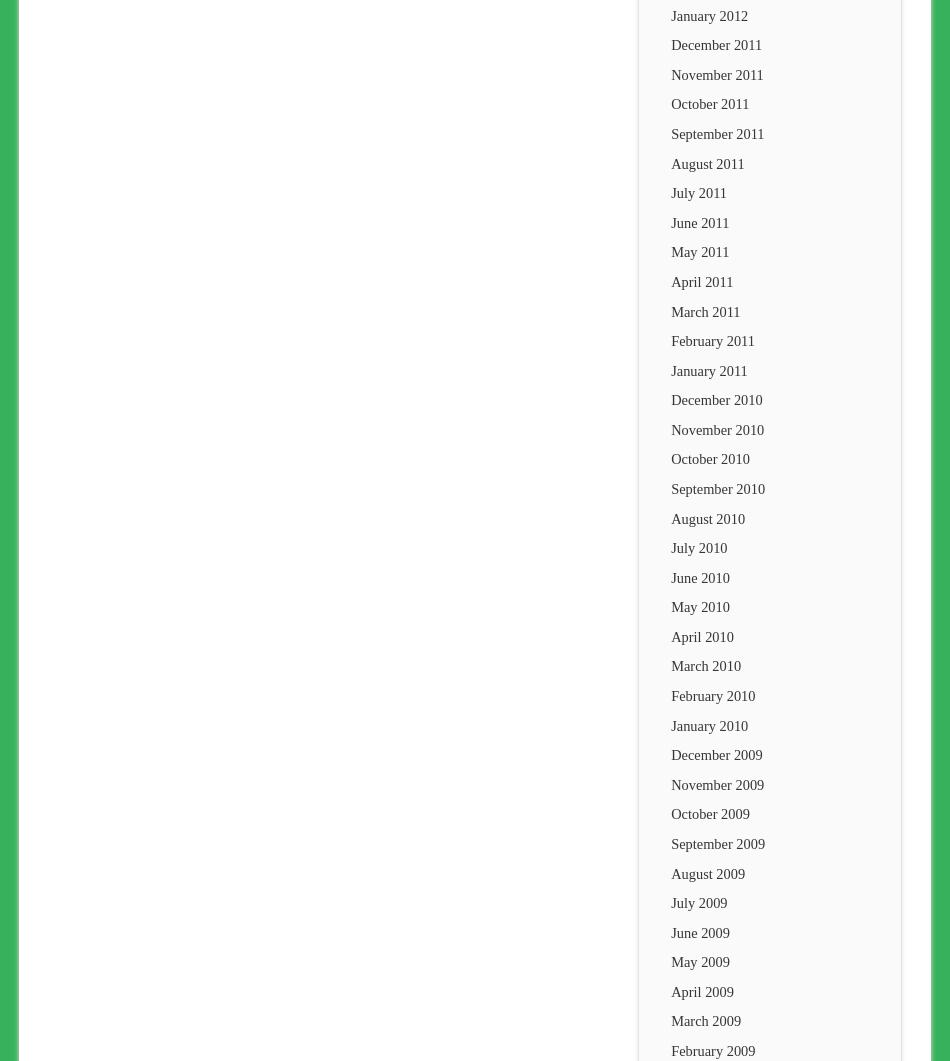  Describe the element at coordinates (699, 547) in the screenshot. I see `'July 2010'` at that location.